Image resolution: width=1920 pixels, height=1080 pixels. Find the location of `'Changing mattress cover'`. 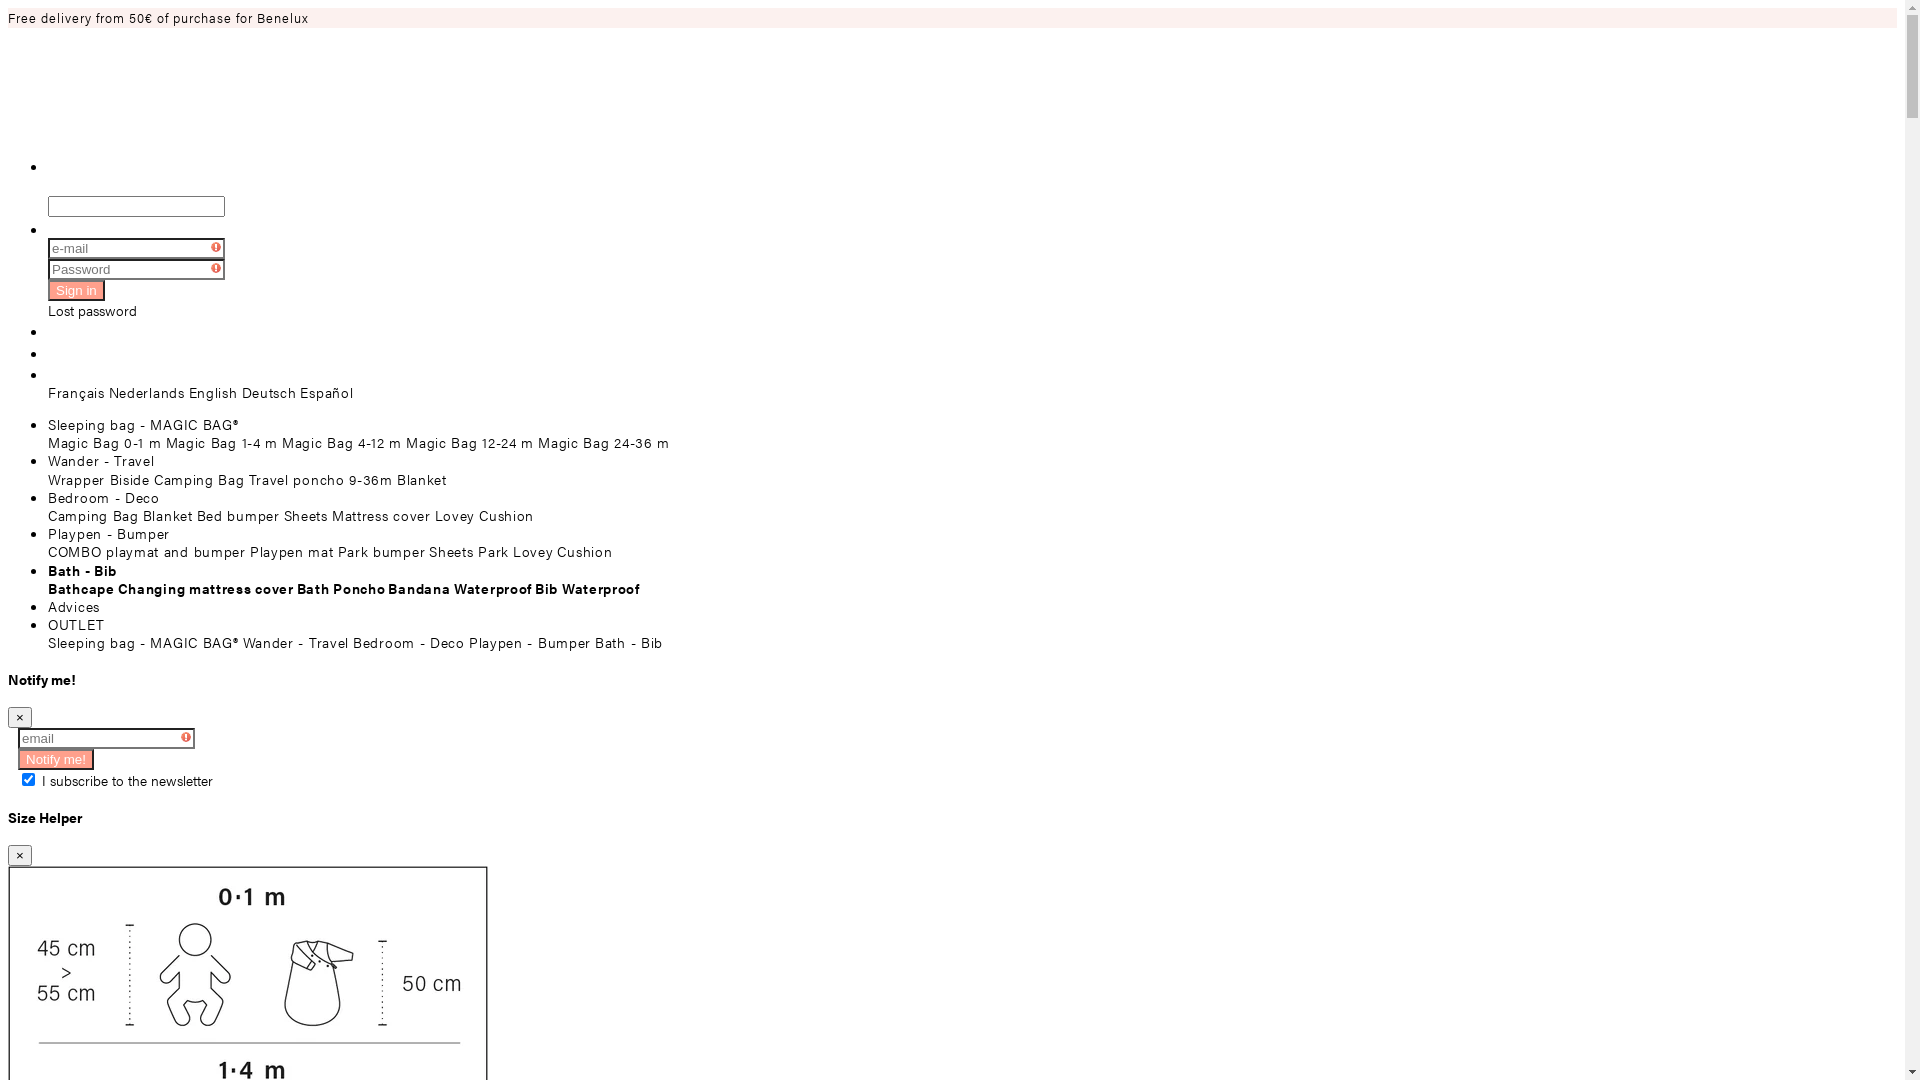

'Changing mattress cover' is located at coordinates (206, 586).